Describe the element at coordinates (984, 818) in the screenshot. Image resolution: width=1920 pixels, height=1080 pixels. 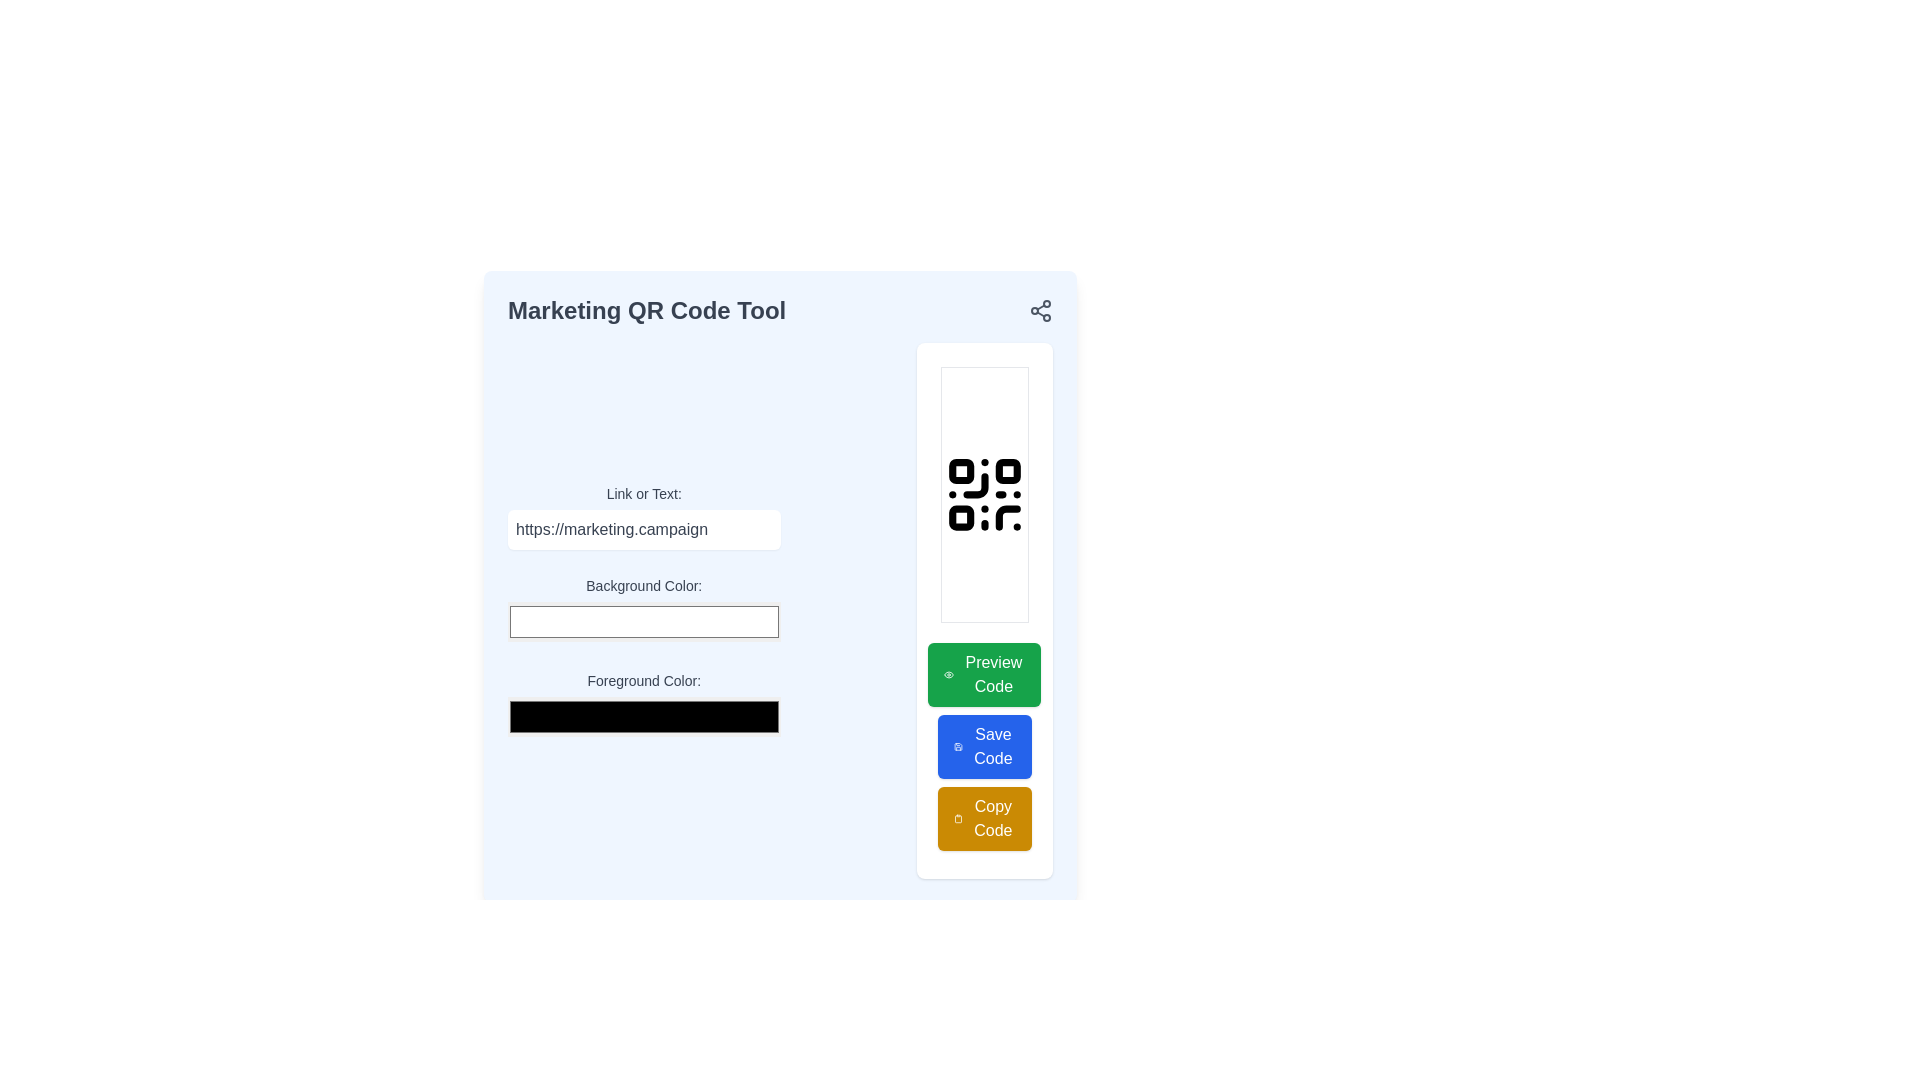
I see `the 'Copy Code' button, which is a rectangular button with a golden yellow background and white text, located at the bottom of a vertical stack of buttons next to the QR code preview area` at that location.